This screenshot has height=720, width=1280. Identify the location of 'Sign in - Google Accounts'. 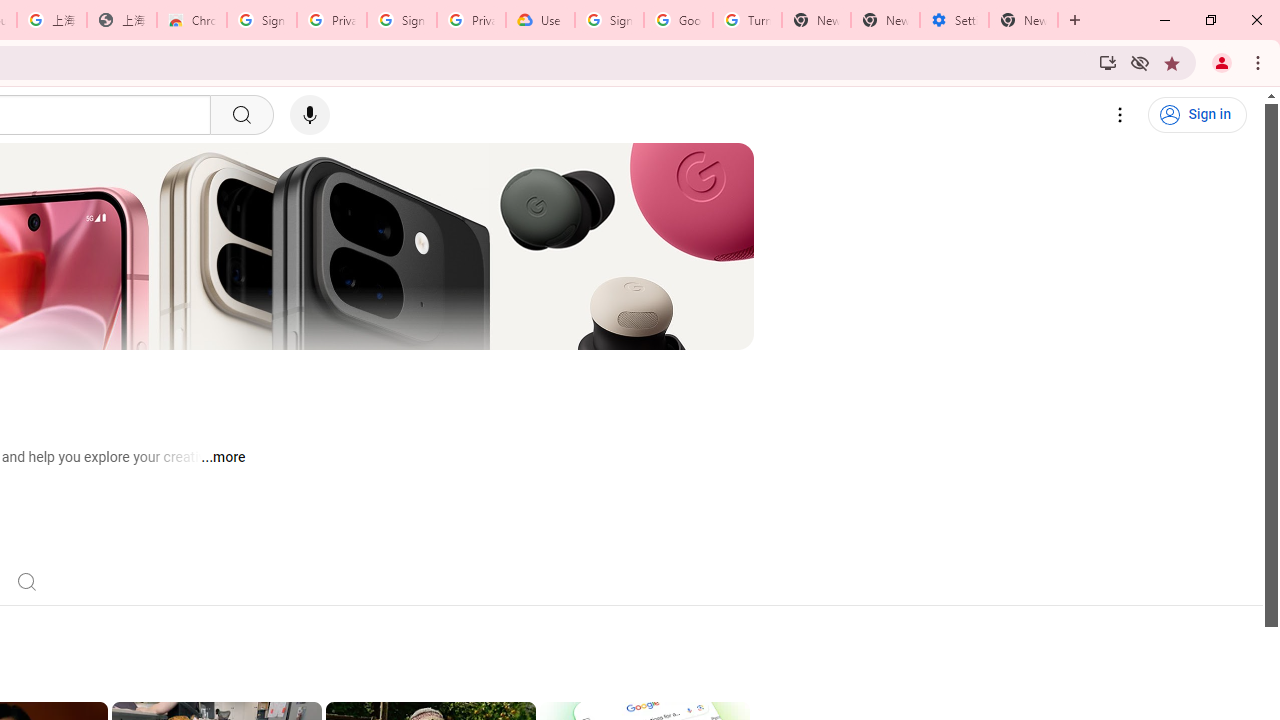
(400, 20).